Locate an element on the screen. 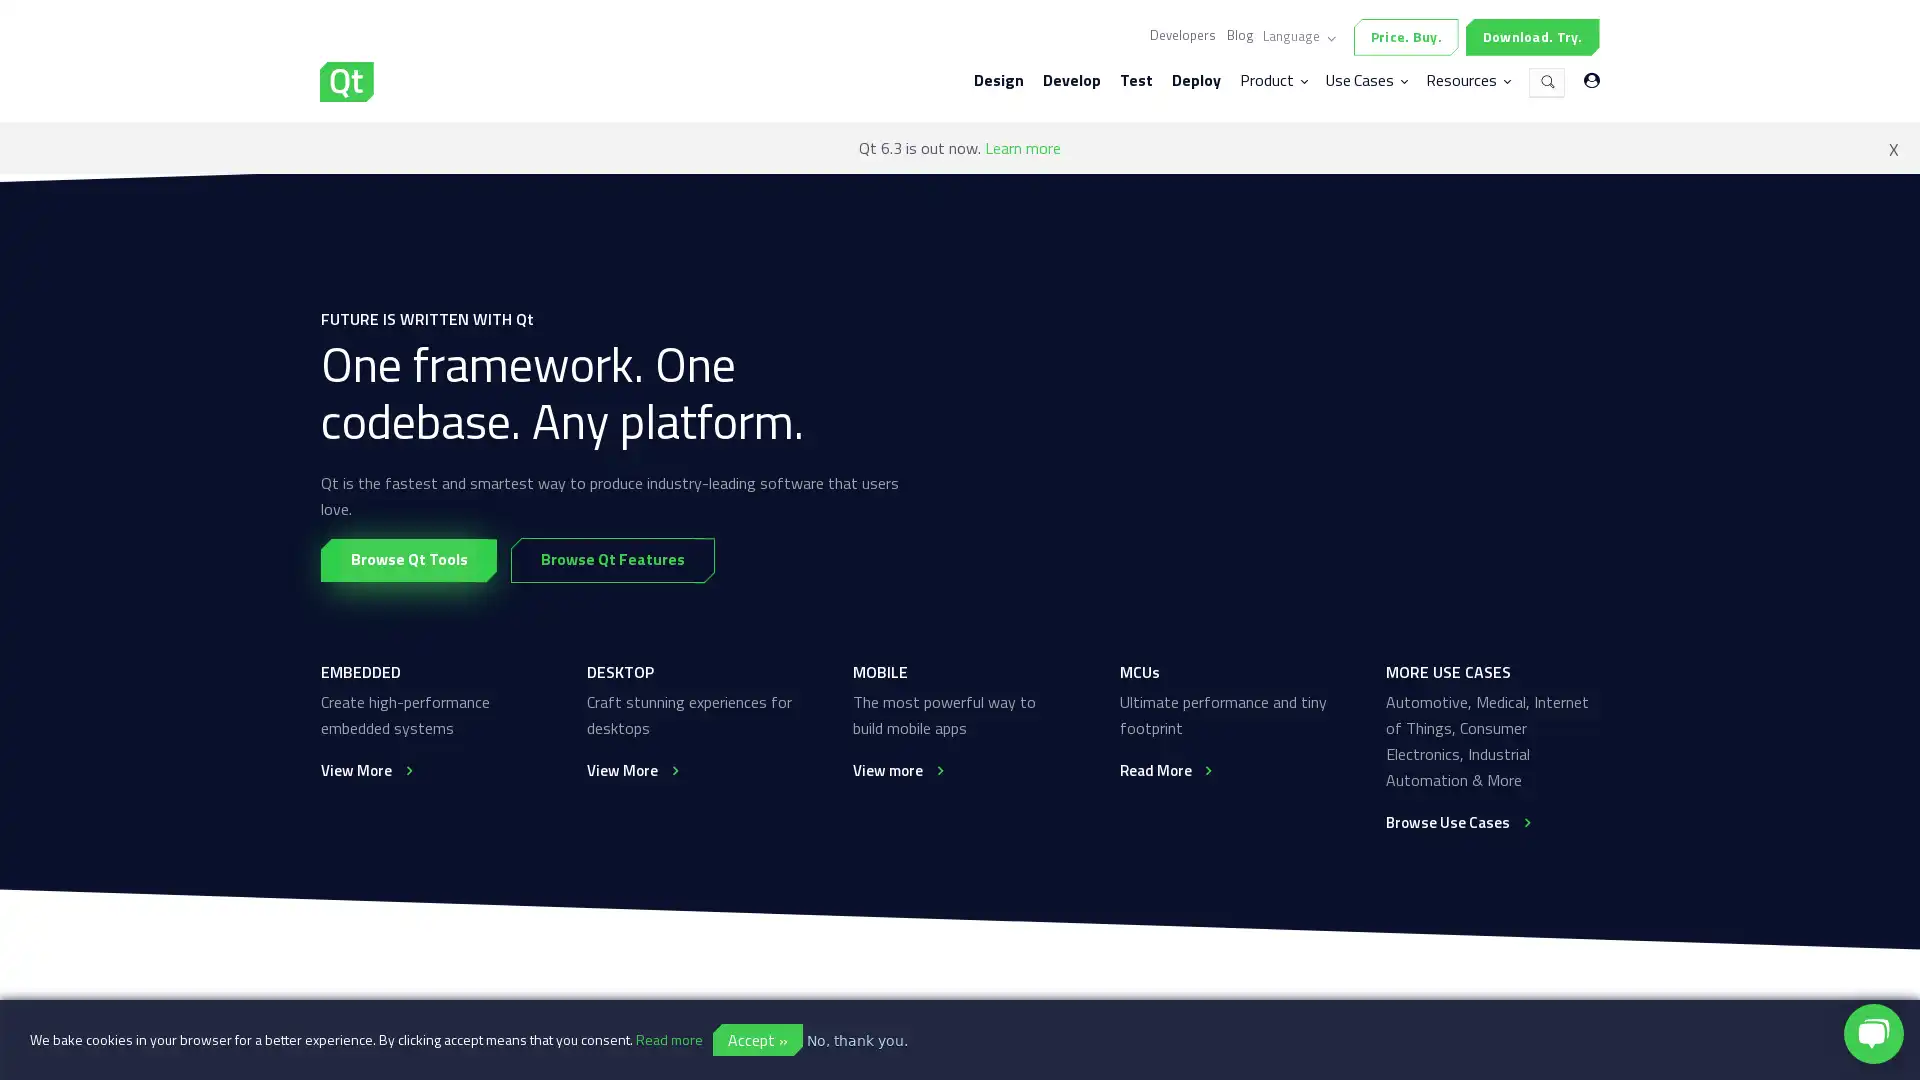 This screenshot has width=1920, height=1080. No, thank you. is located at coordinates (857, 1040).